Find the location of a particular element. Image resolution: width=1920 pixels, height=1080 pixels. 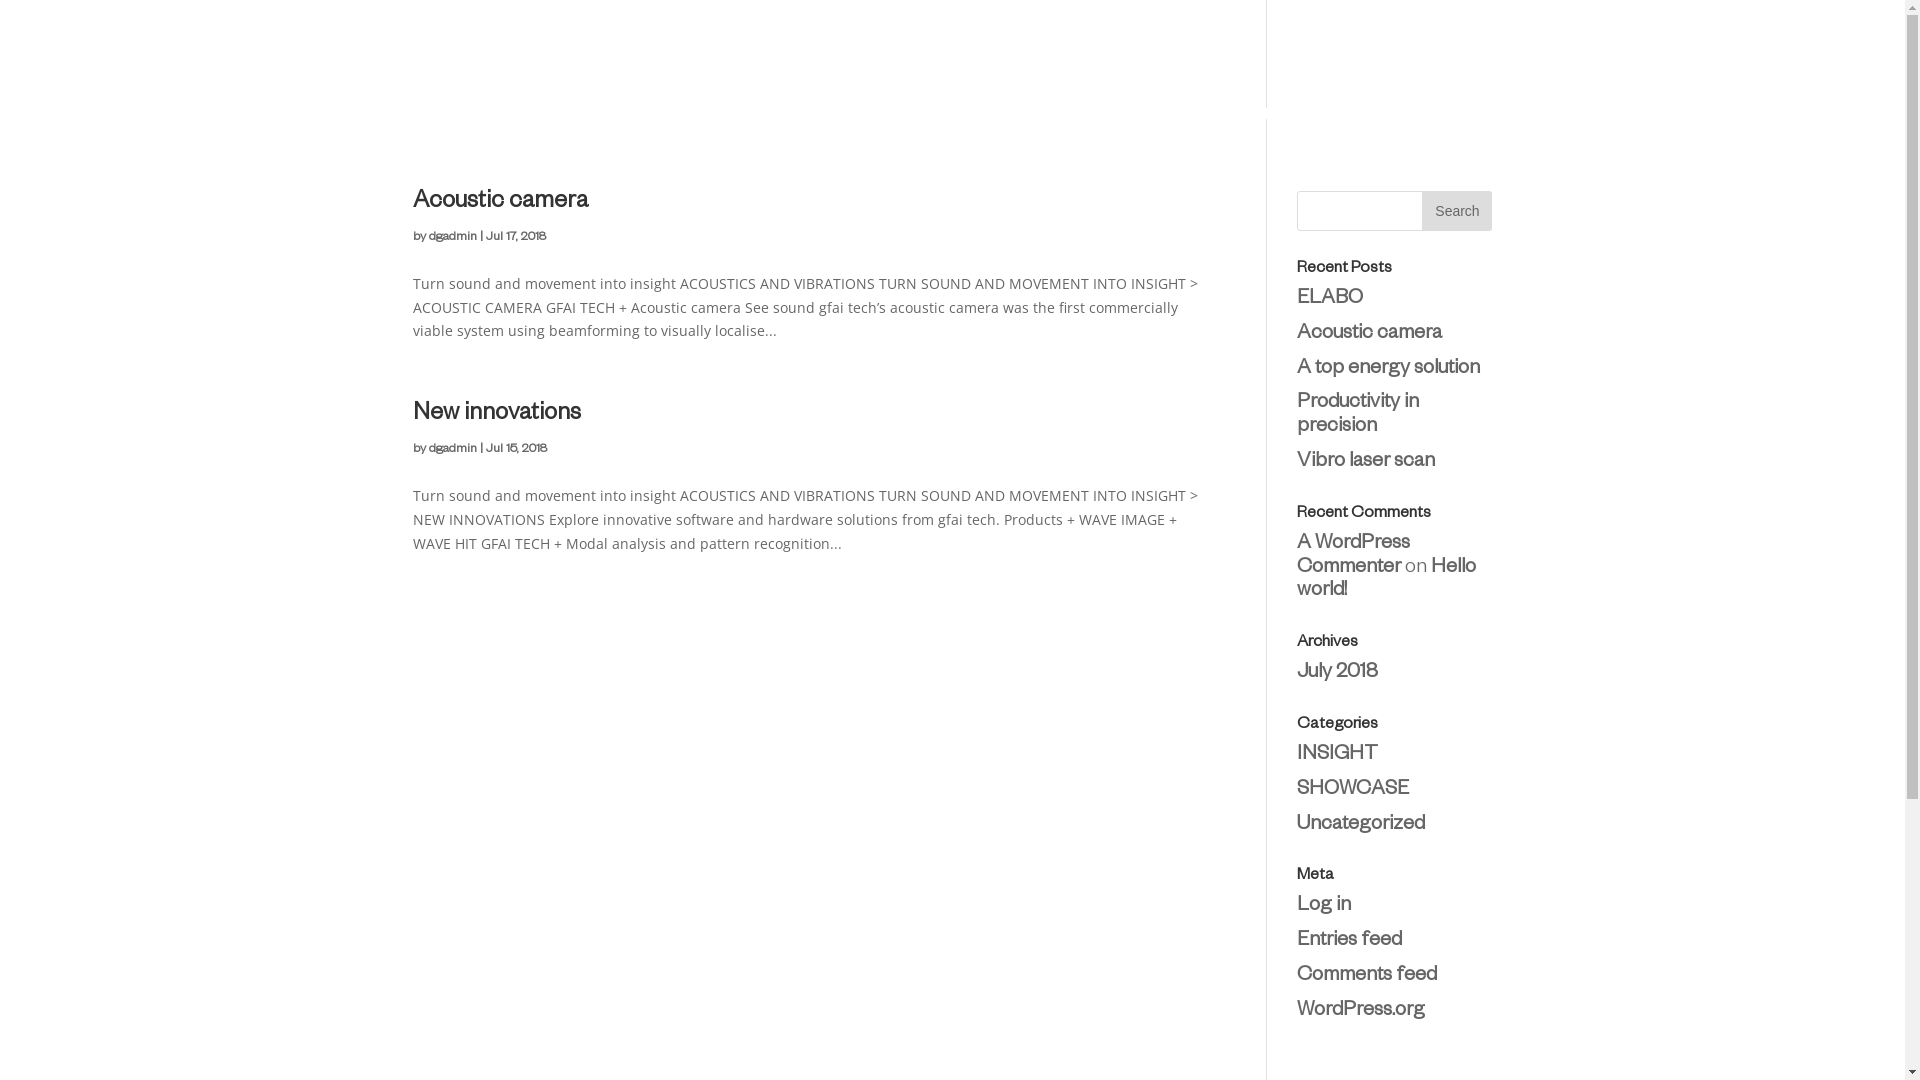

'INSIGHT' is located at coordinates (1337, 756).